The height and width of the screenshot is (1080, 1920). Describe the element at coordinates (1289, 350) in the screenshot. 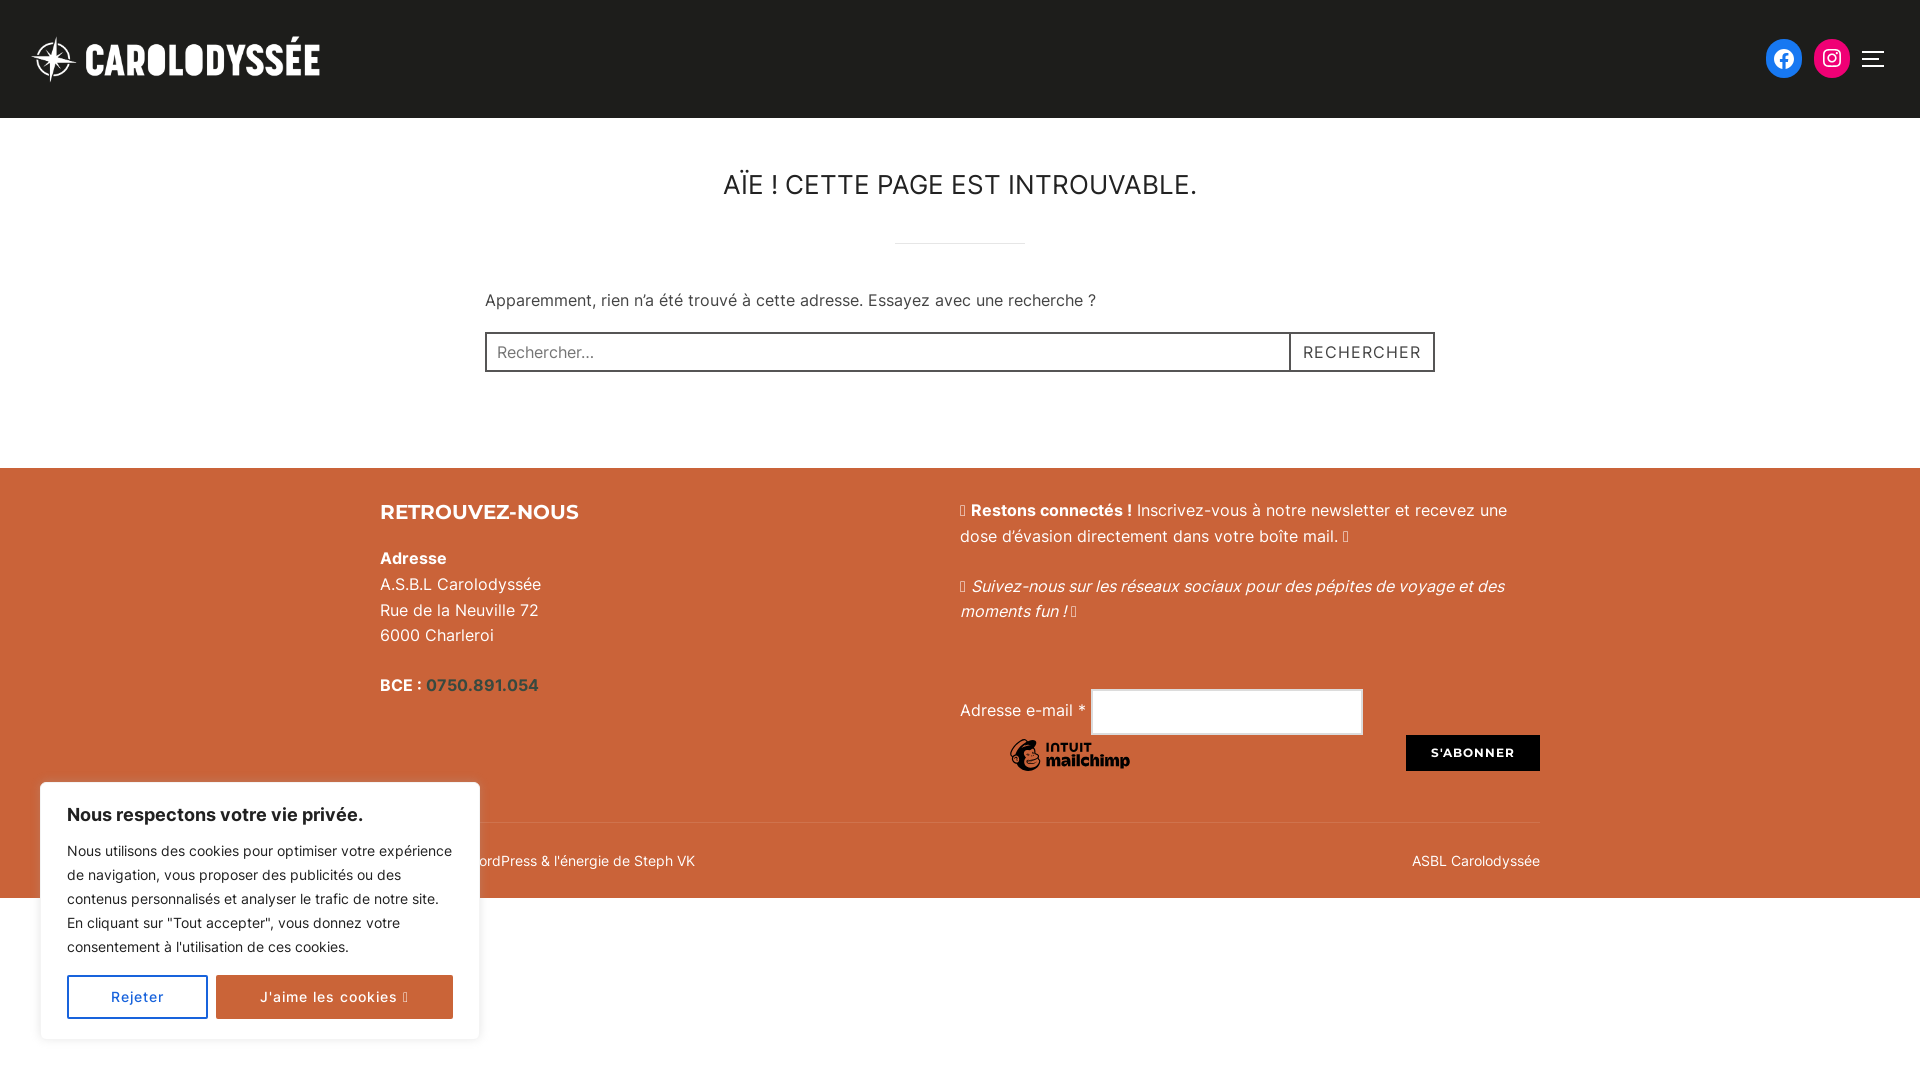

I see `'RECHERCHER'` at that location.